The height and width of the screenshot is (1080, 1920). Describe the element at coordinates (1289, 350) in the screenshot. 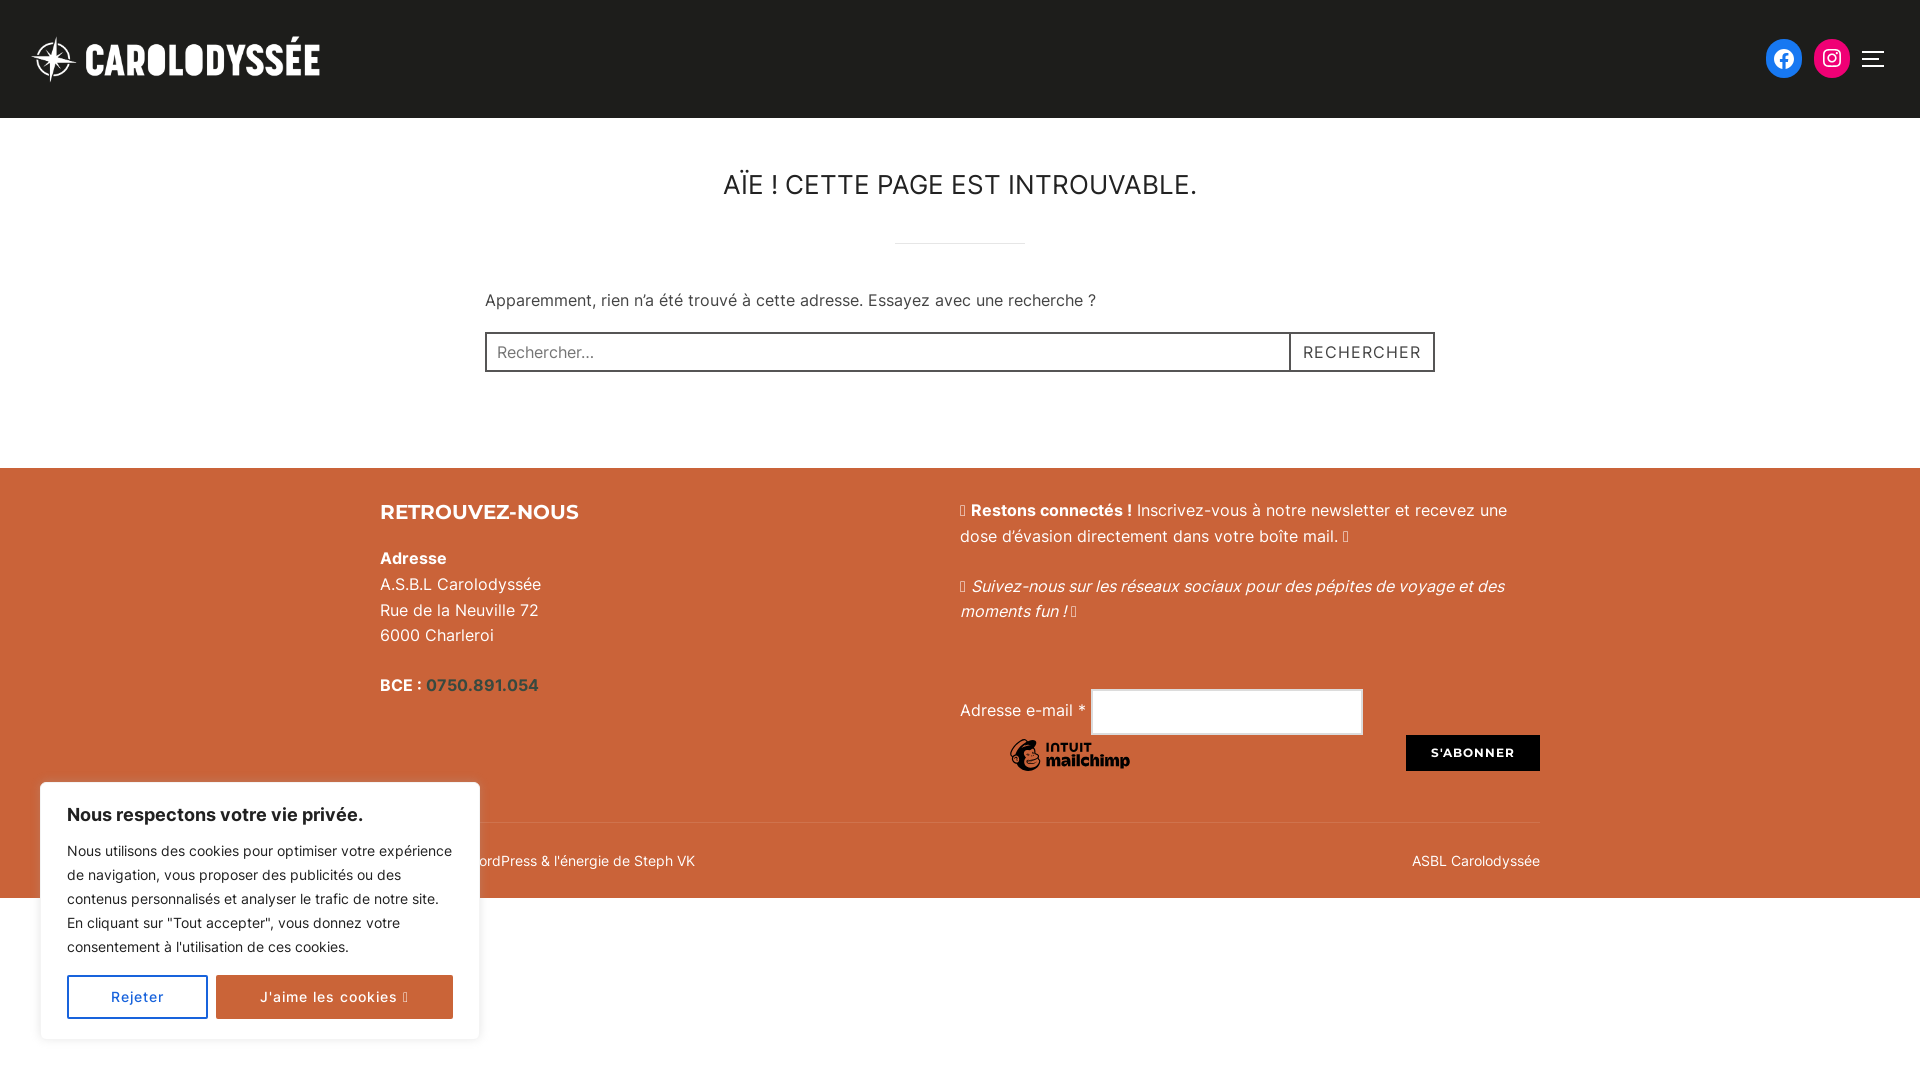

I see `'RECHERCHER'` at that location.